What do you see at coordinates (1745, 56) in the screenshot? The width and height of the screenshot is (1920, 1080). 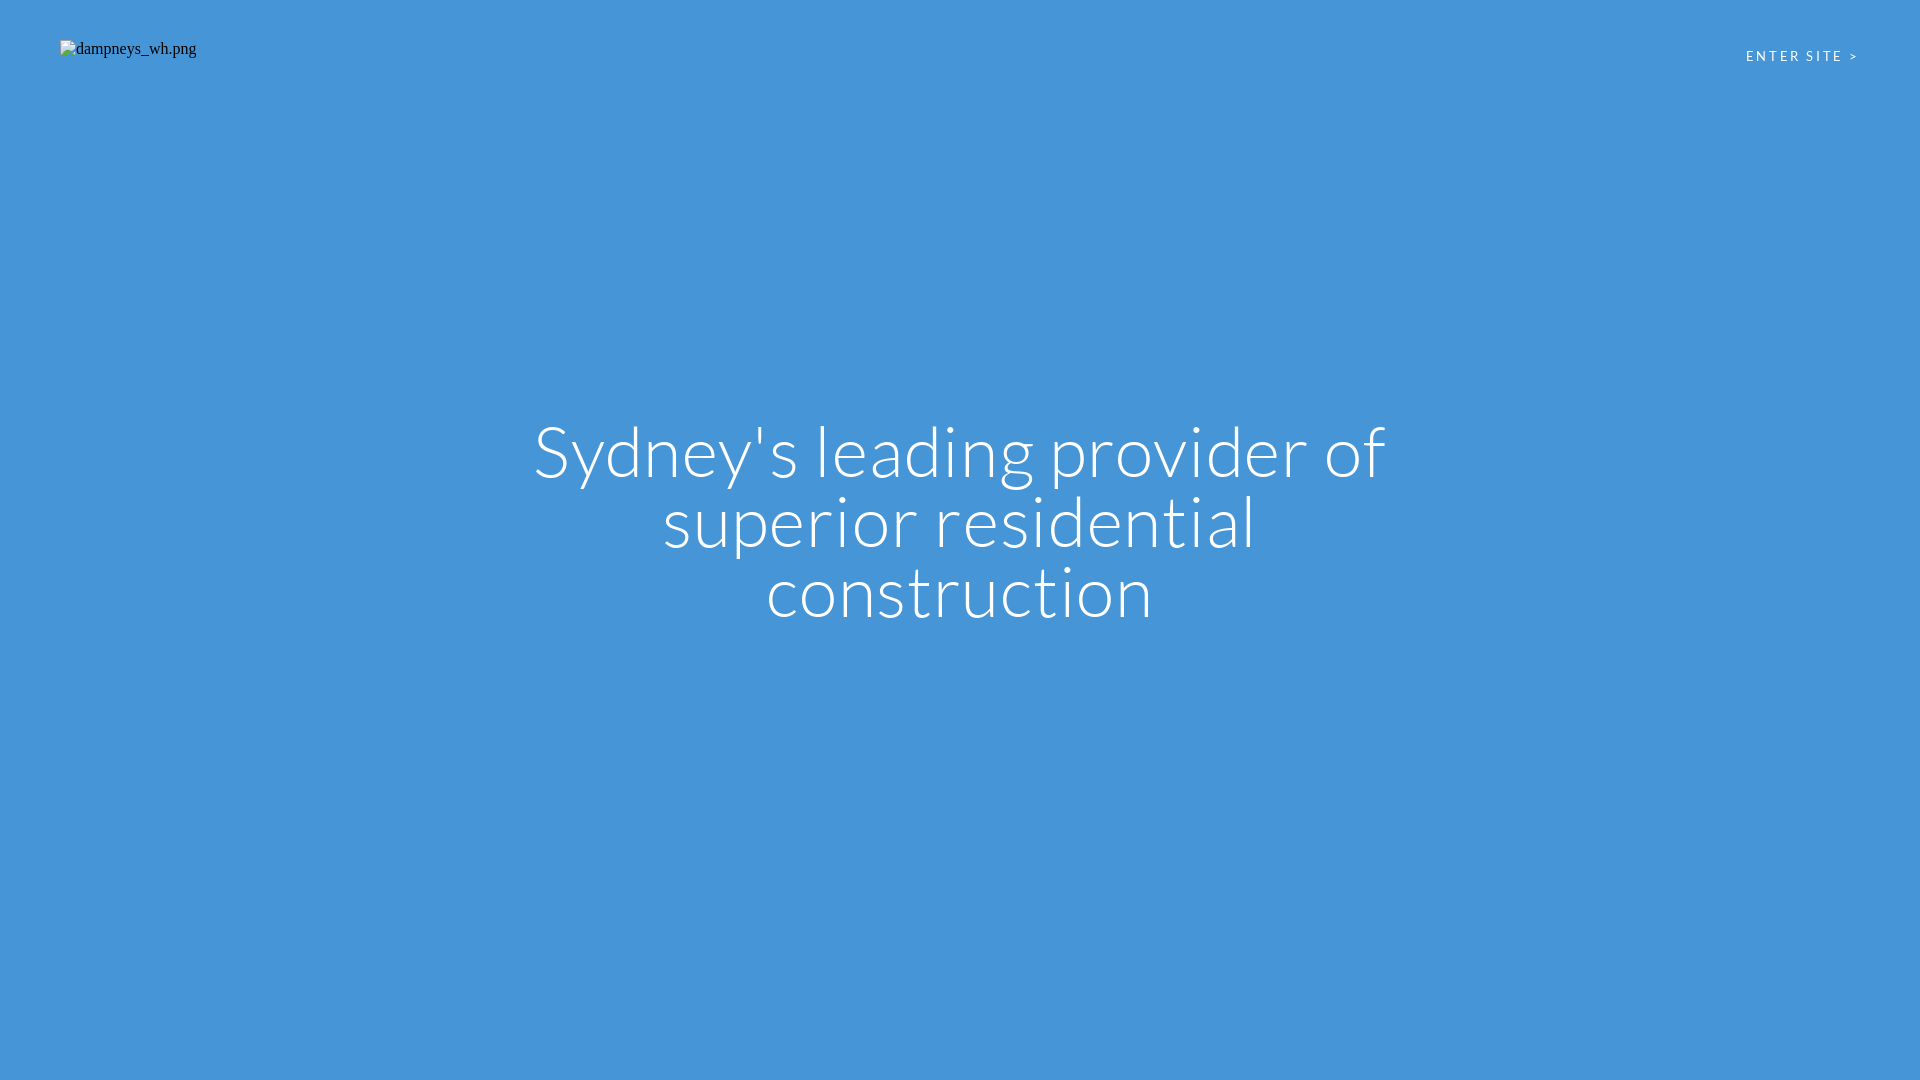 I see `'ENTER SITE >'` at bounding box center [1745, 56].